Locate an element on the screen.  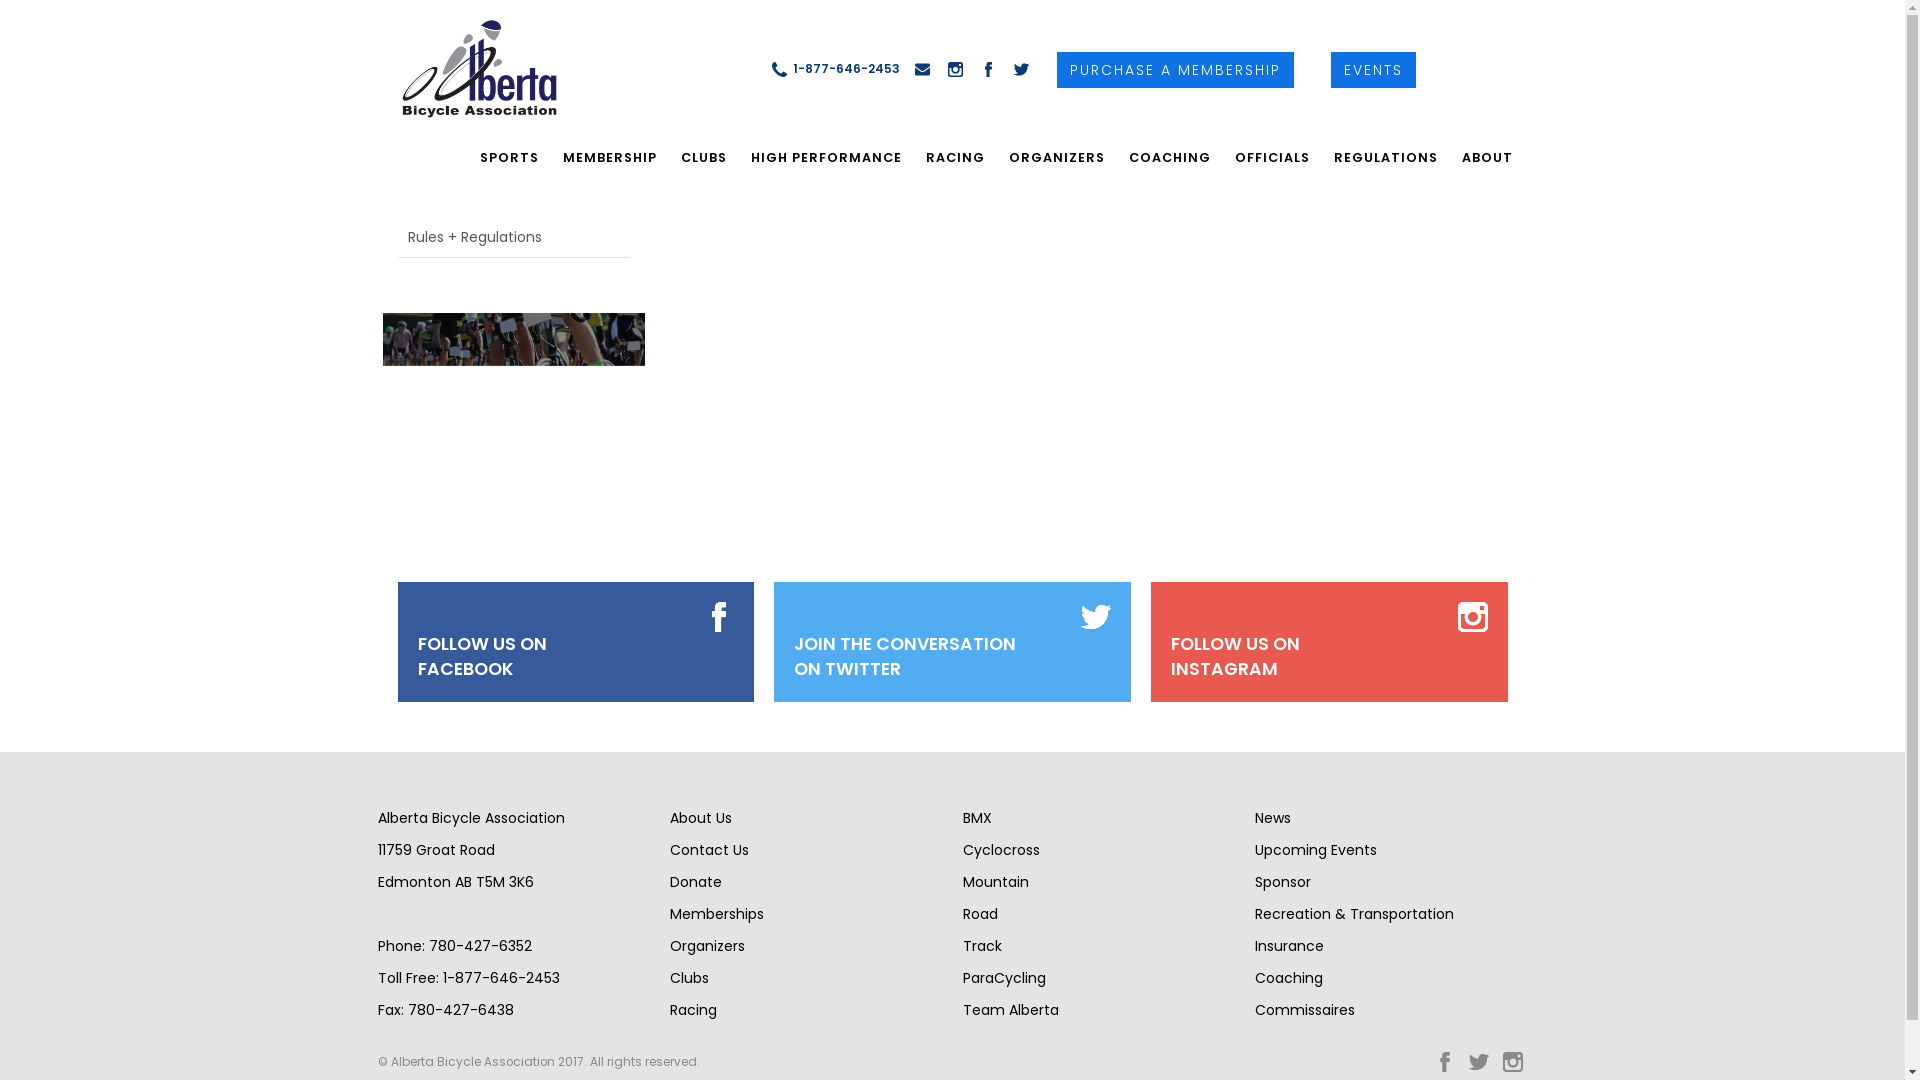
'JOIN THE CONVERSATION is located at coordinates (904, 656).